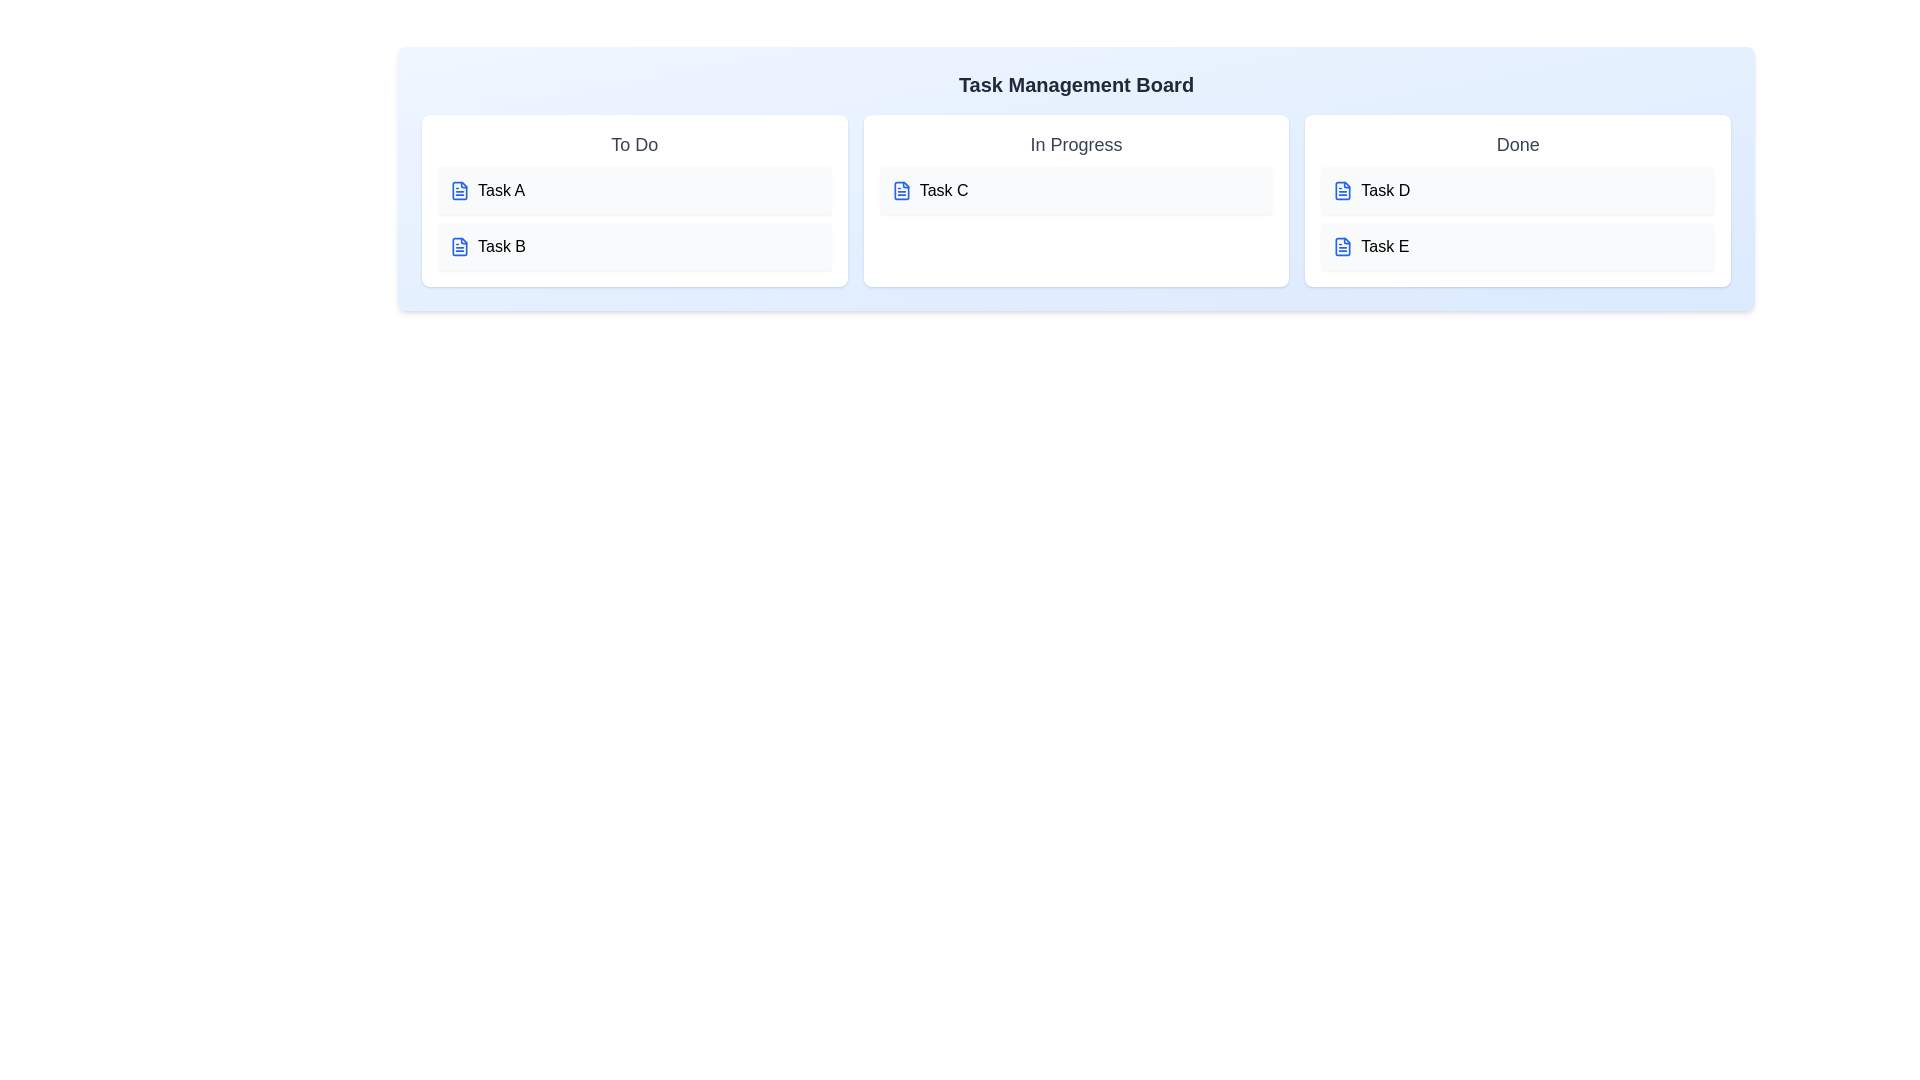 This screenshot has width=1920, height=1080. I want to click on the task Task A to edit its title, so click(633, 191).